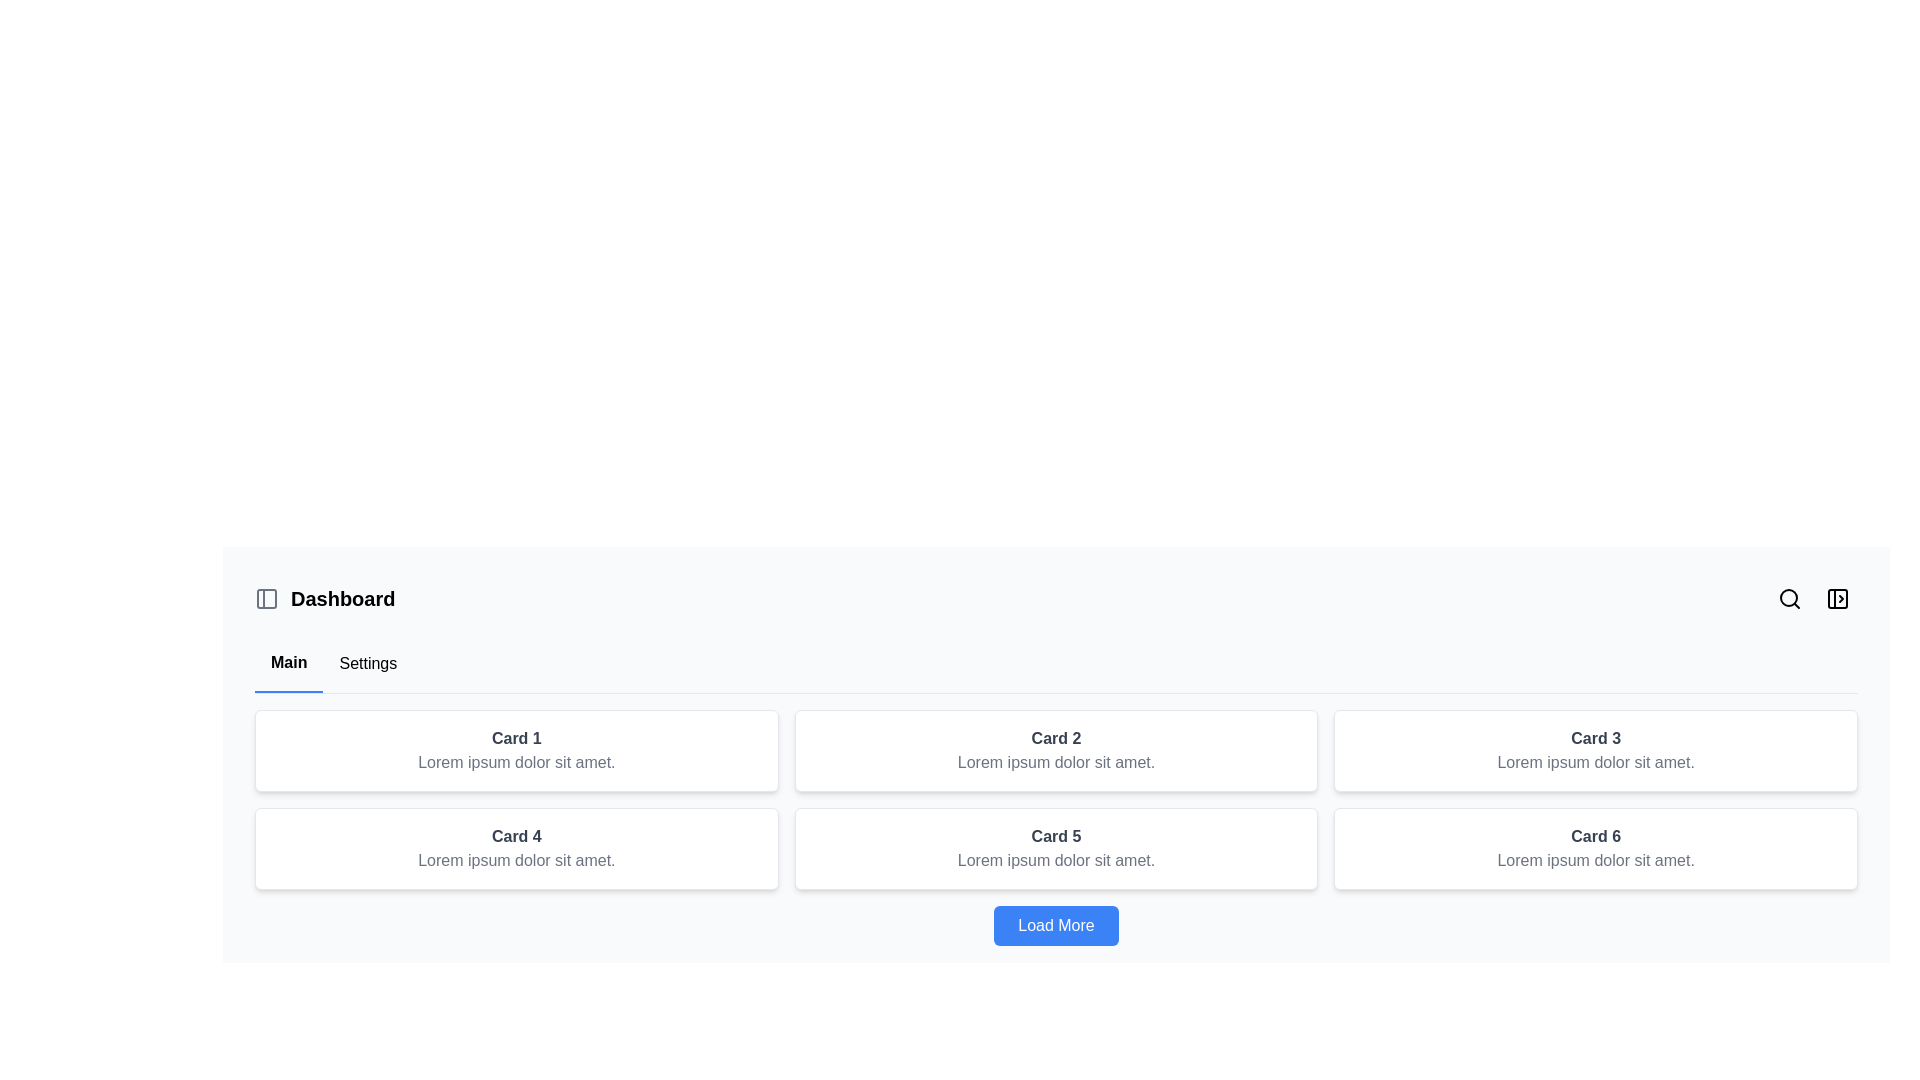 The width and height of the screenshot is (1920, 1080). What do you see at coordinates (1838, 597) in the screenshot?
I see `the icon component located at the rightmost edge of the interface in the top navigation bar, adjacent to the search icon` at bounding box center [1838, 597].